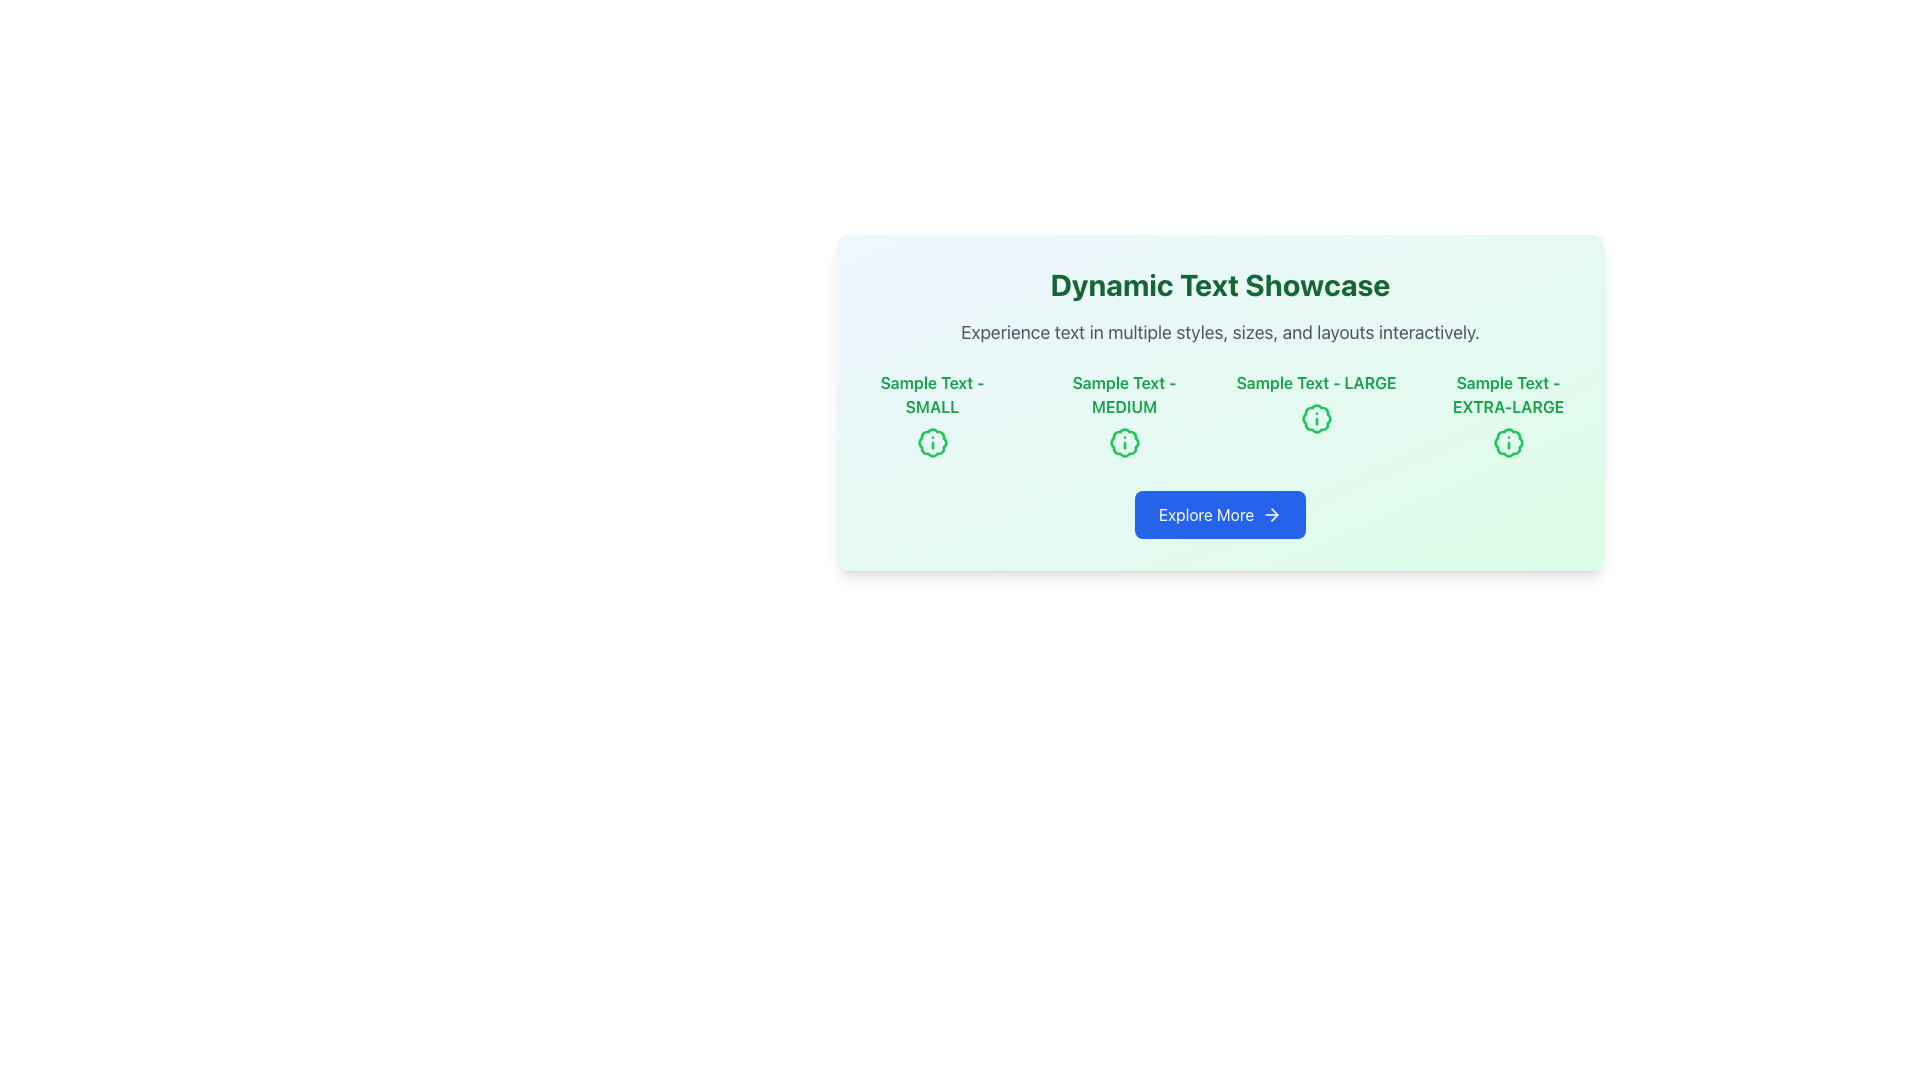  What do you see at coordinates (1219, 514) in the screenshot?
I see `the 'Explore More' button with a blue background and white text` at bounding box center [1219, 514].